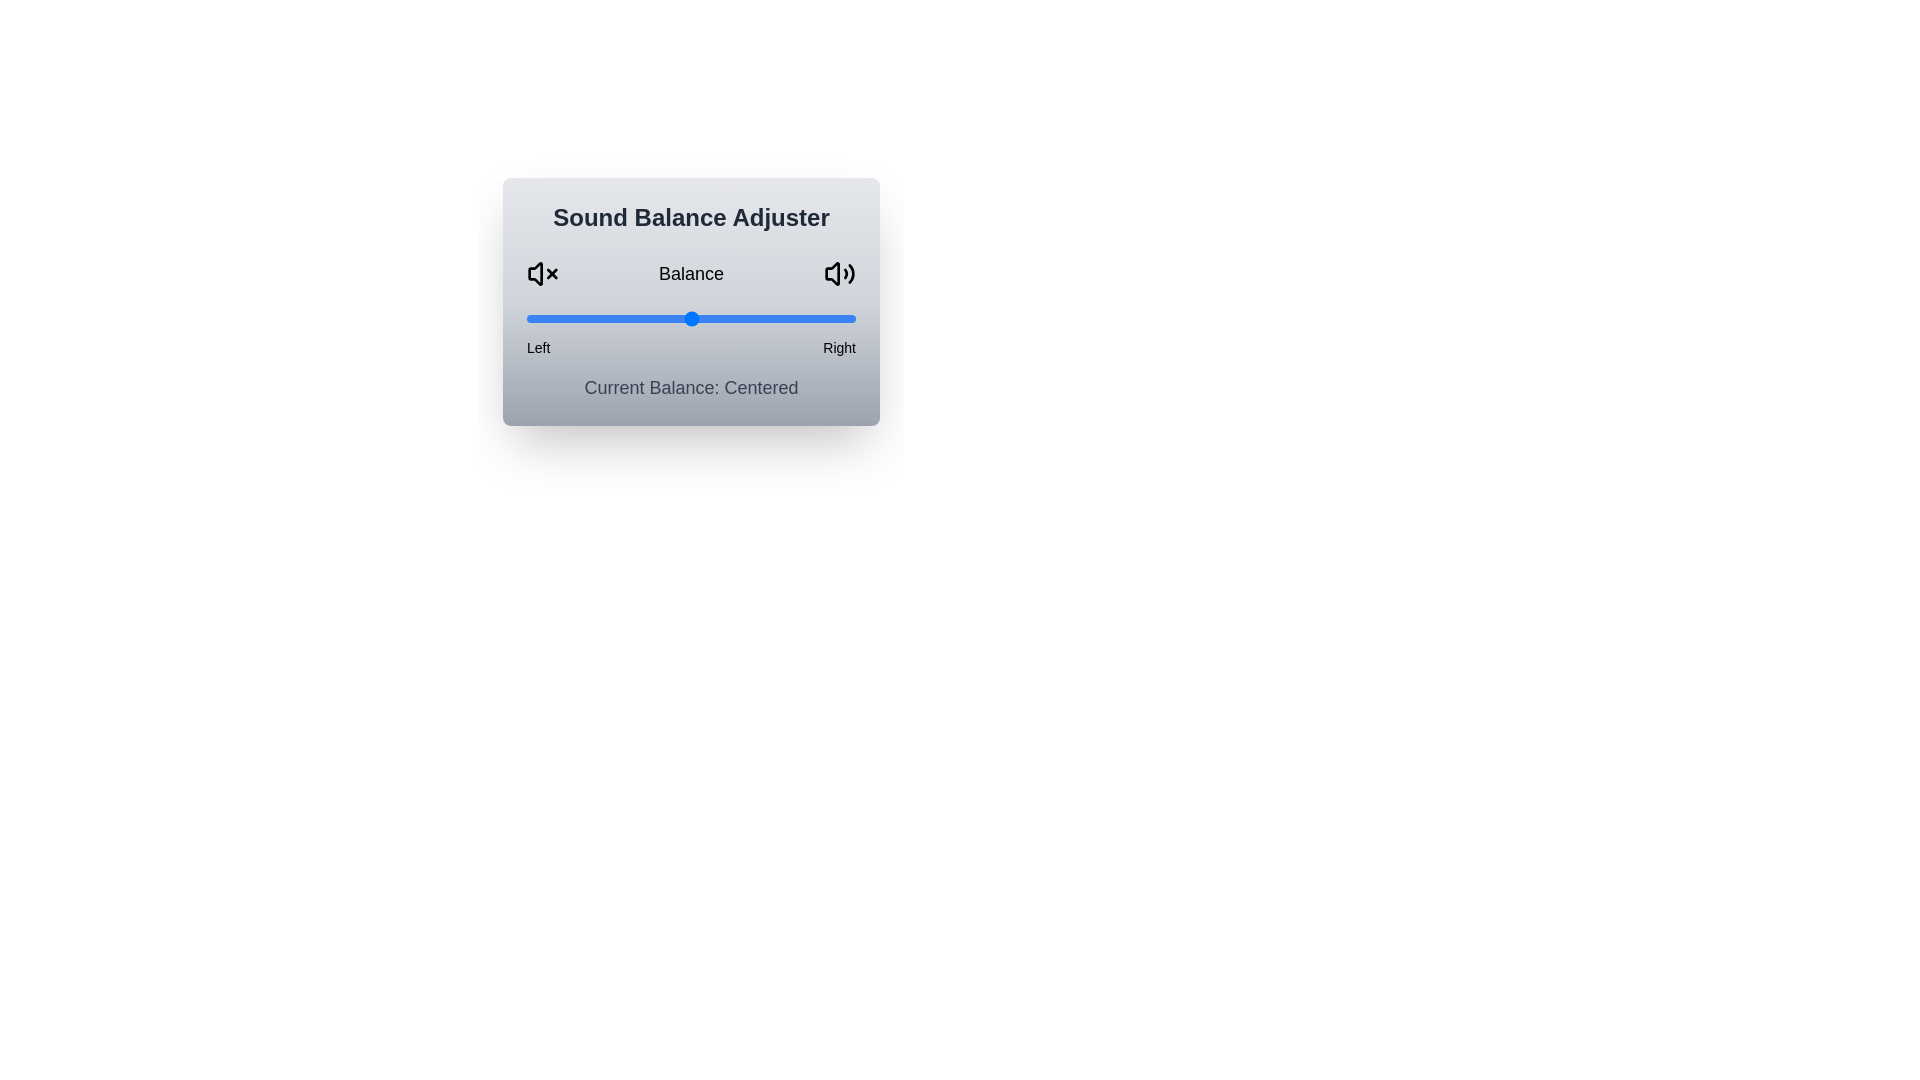 The image size is (1920, 1080). What do you see at coordinates (542, 273) in the screenshot?
I see `the volume-down icon in the Sound Balance Adjuster` at bounding box center [542, 273].